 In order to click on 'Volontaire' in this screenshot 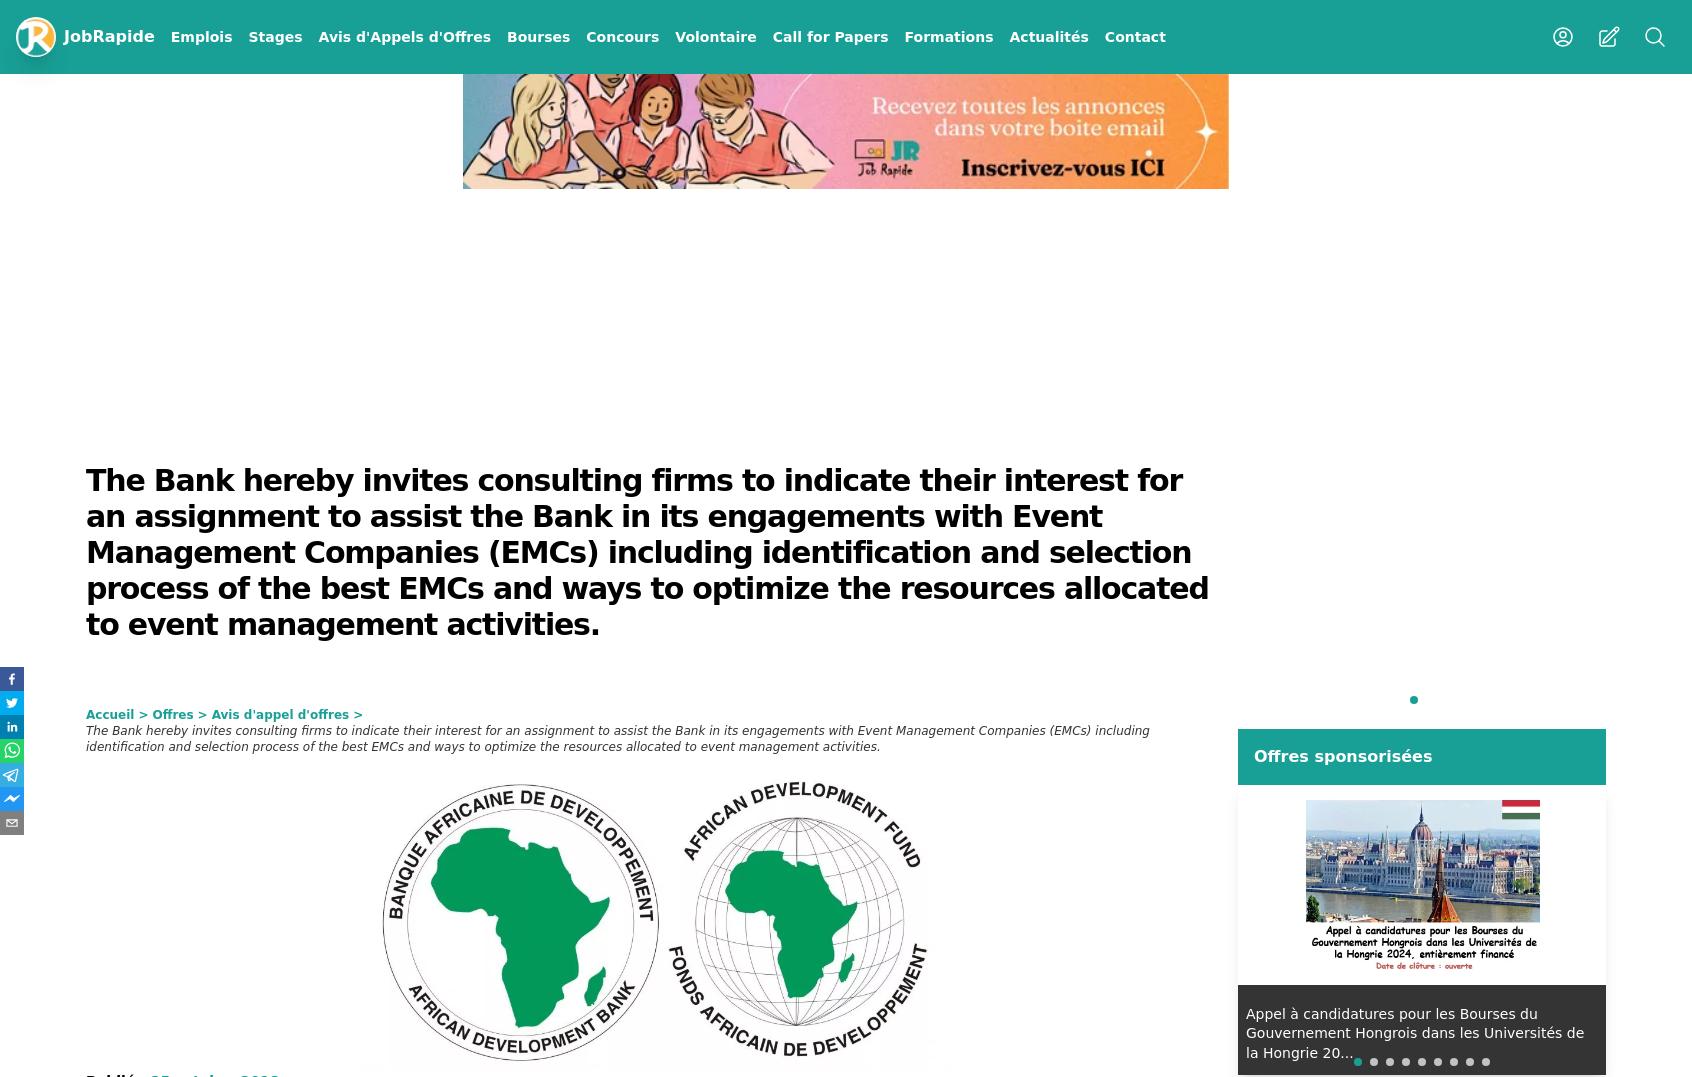, I will do `click(714, 36)`.